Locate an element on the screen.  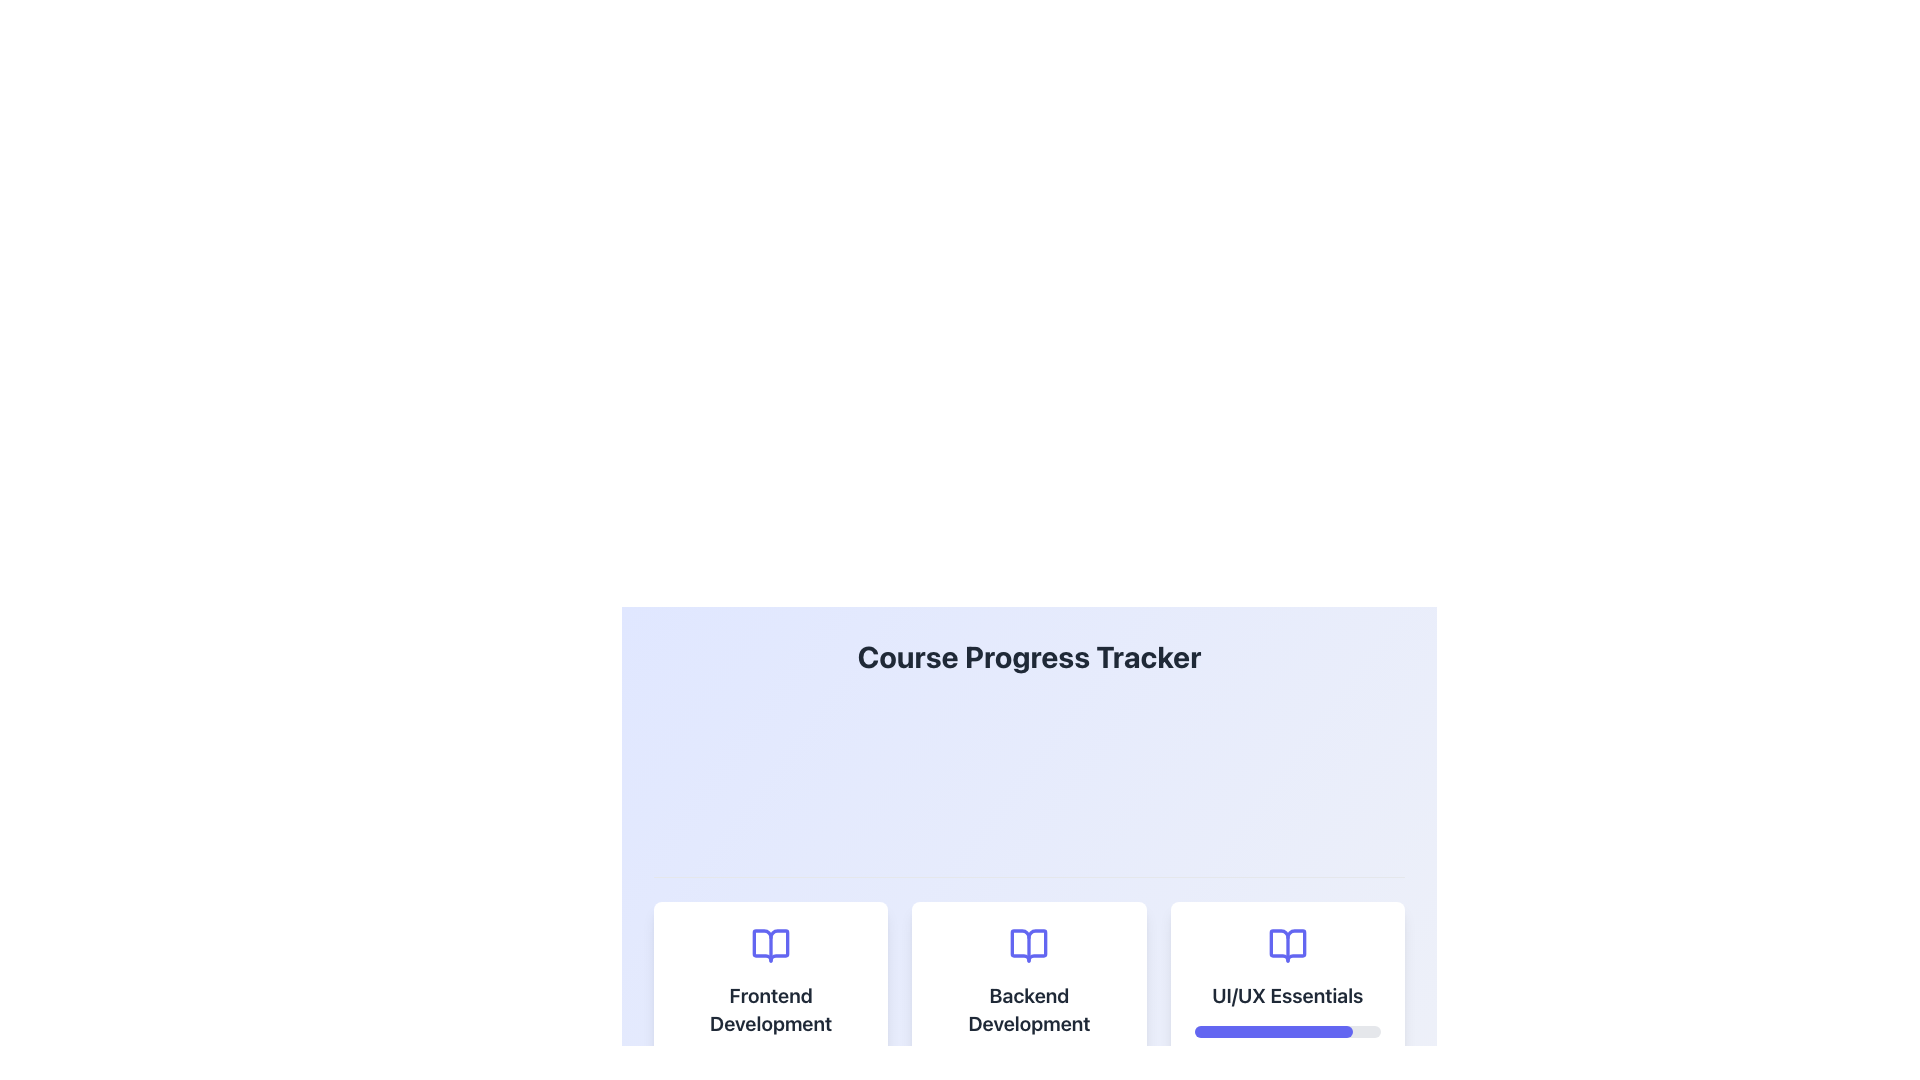
the filled indigo progress bar segment that visually represents 85% completion underneath the 'UI/UX Essentials' section is located at coordinates (1272, 1032).